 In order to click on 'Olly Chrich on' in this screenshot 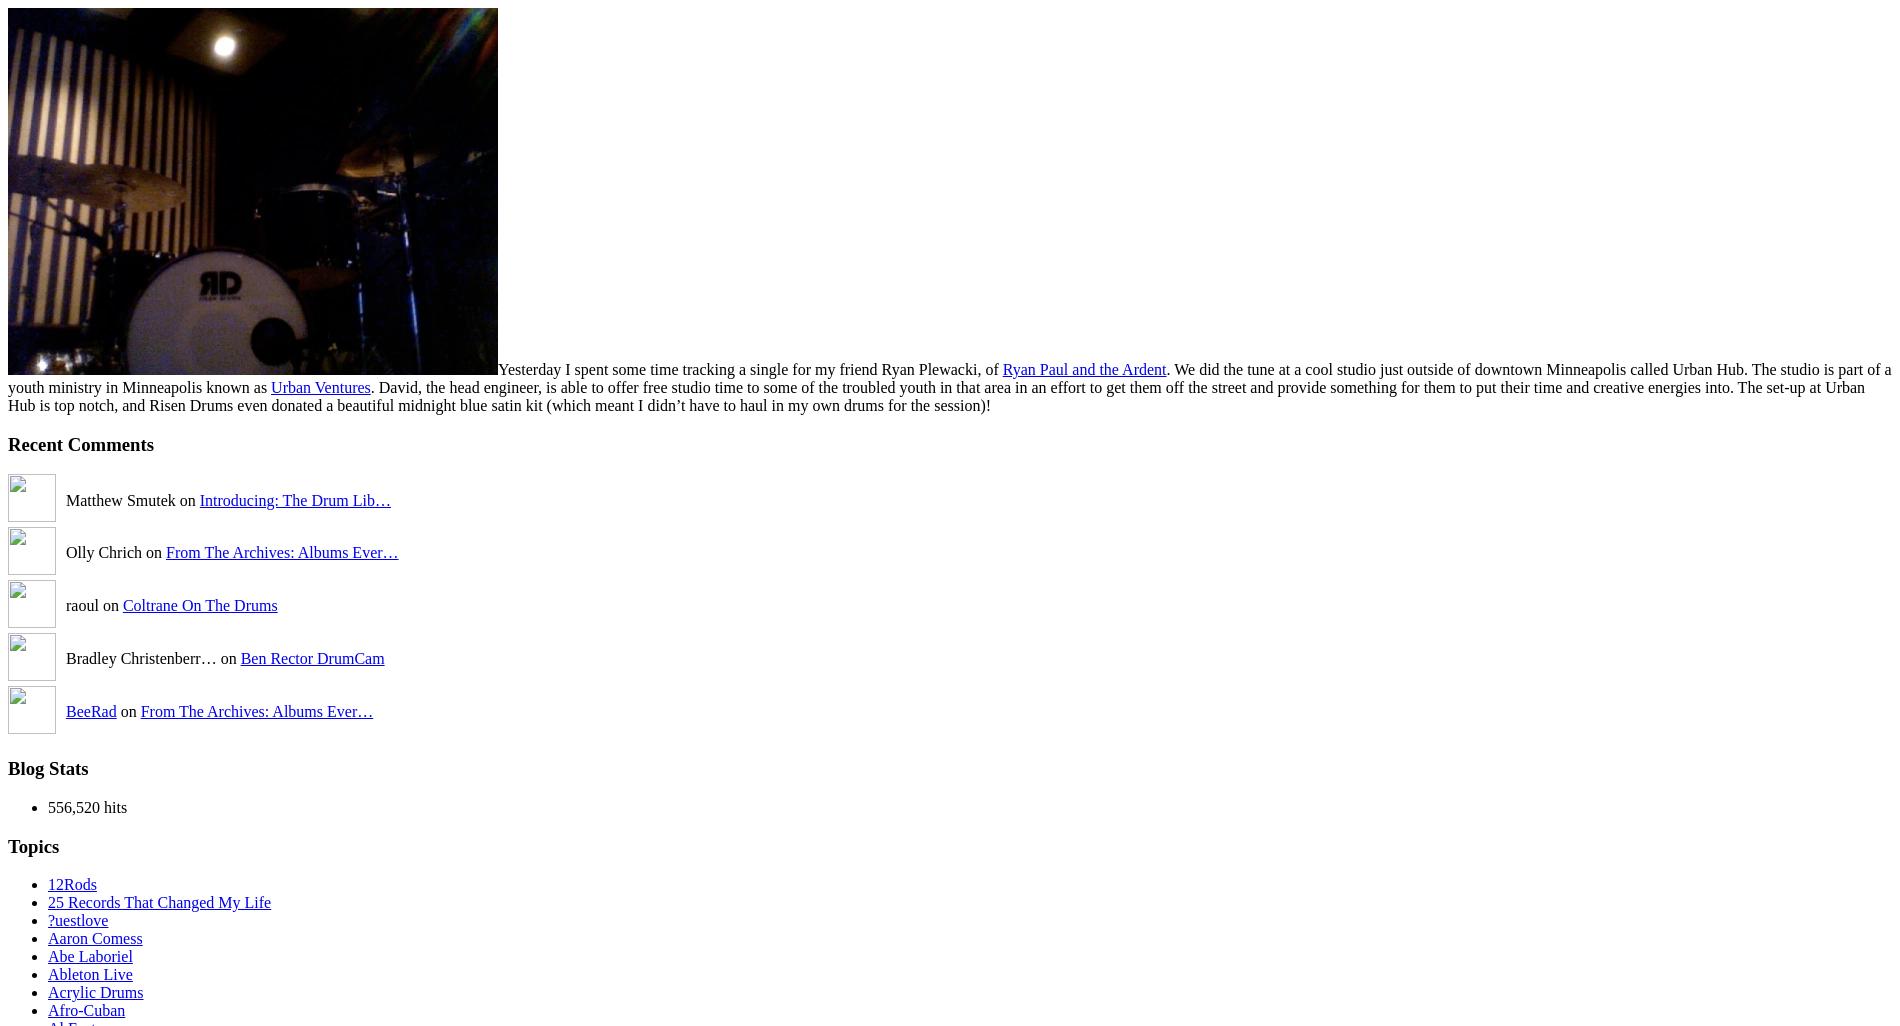, I will do `click(116, 551)`.